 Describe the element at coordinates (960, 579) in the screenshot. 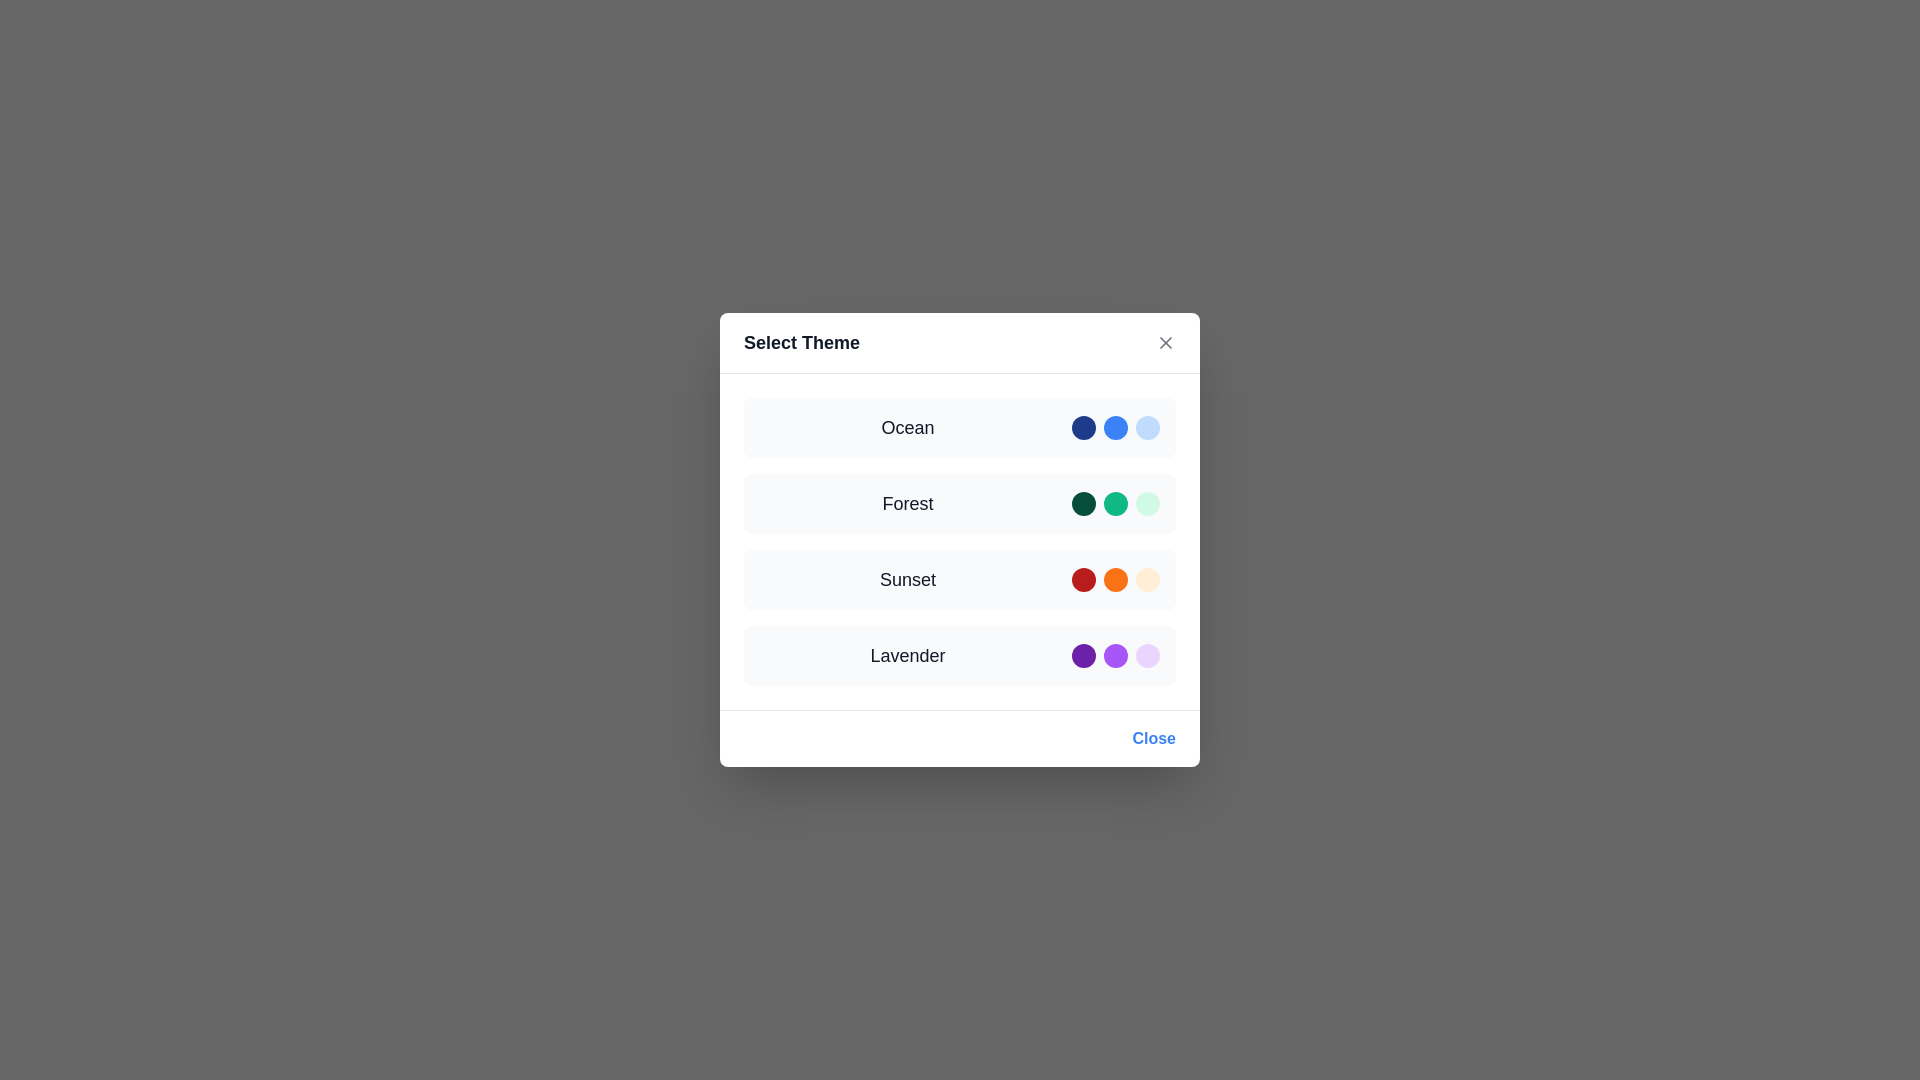

I see `the theme Sunset by clicking on its corresponding interactive area` at that location.